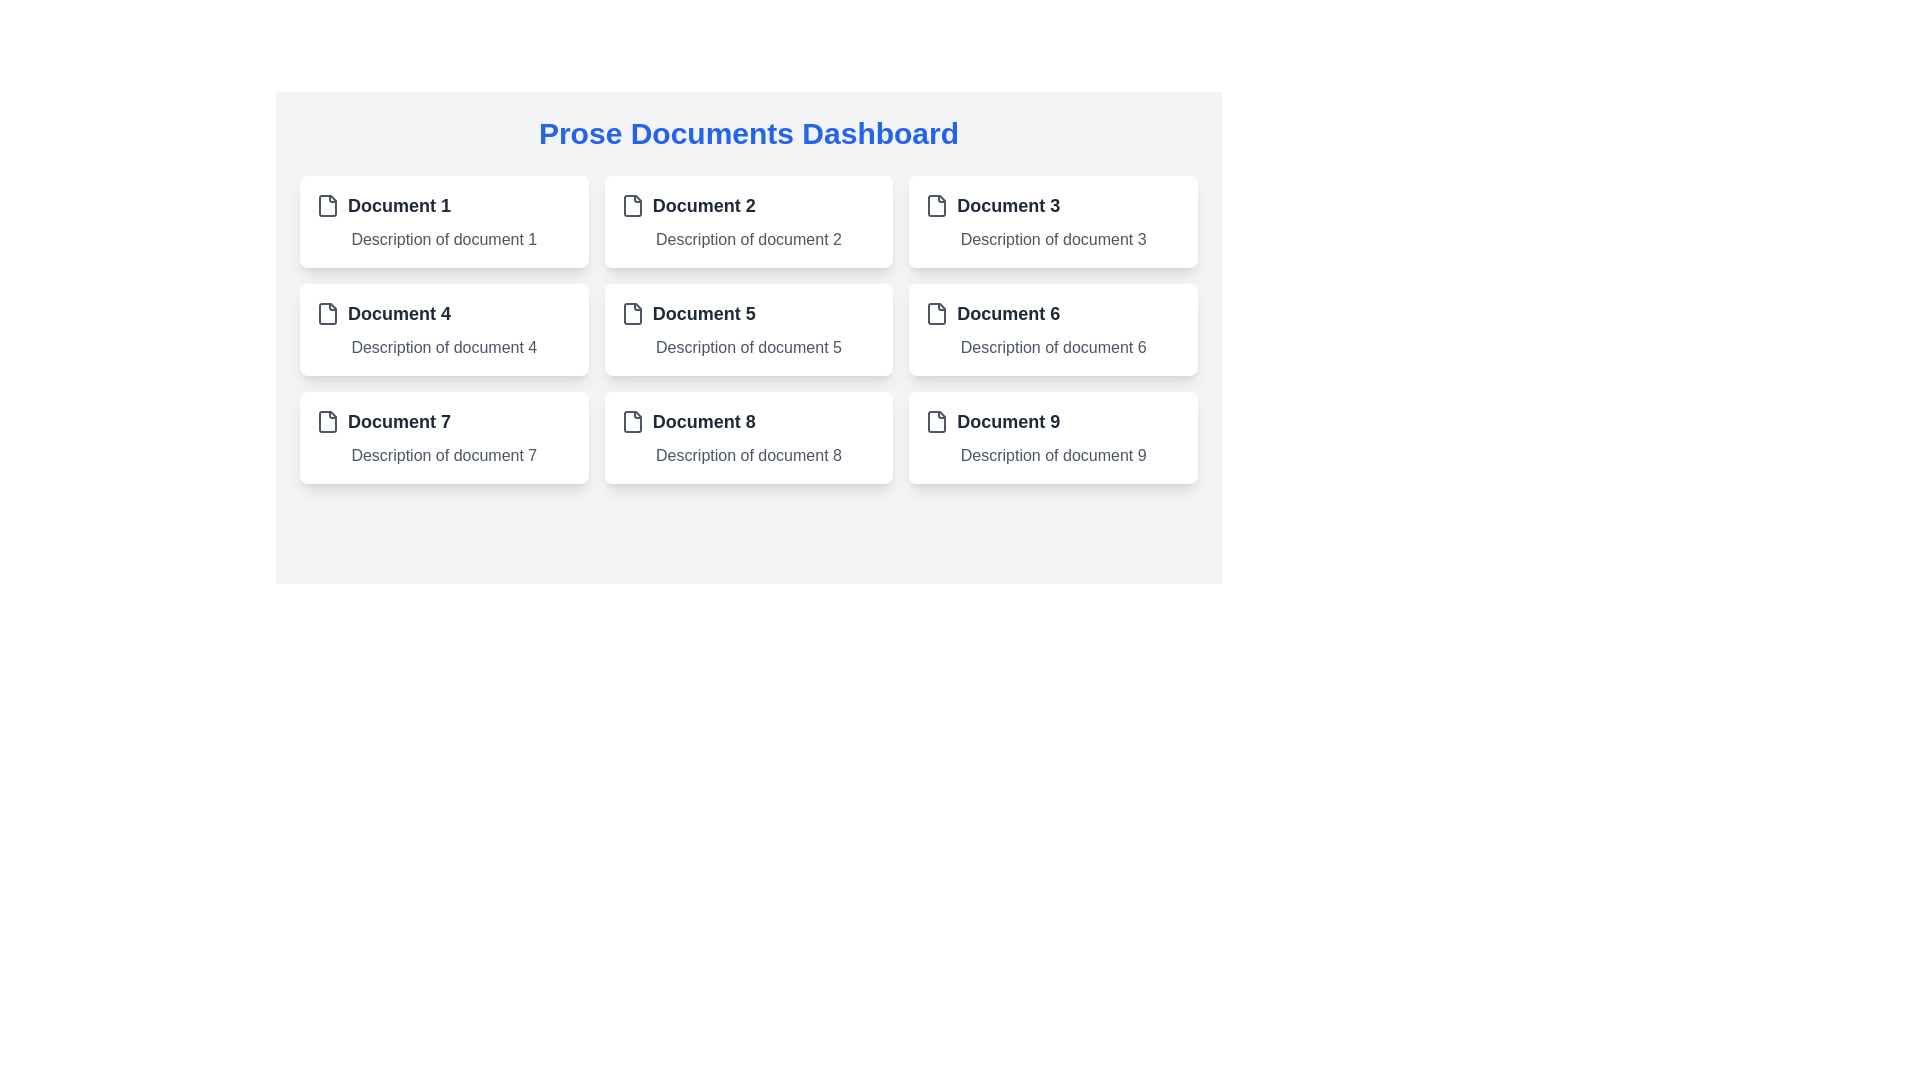 The height and width of the screenshot is (1080, 1920). I want to click on text label 'Document 3' which is styled with a large, bold font and is located in the top row, third column of the dashboard layout, so click(1008, 205).